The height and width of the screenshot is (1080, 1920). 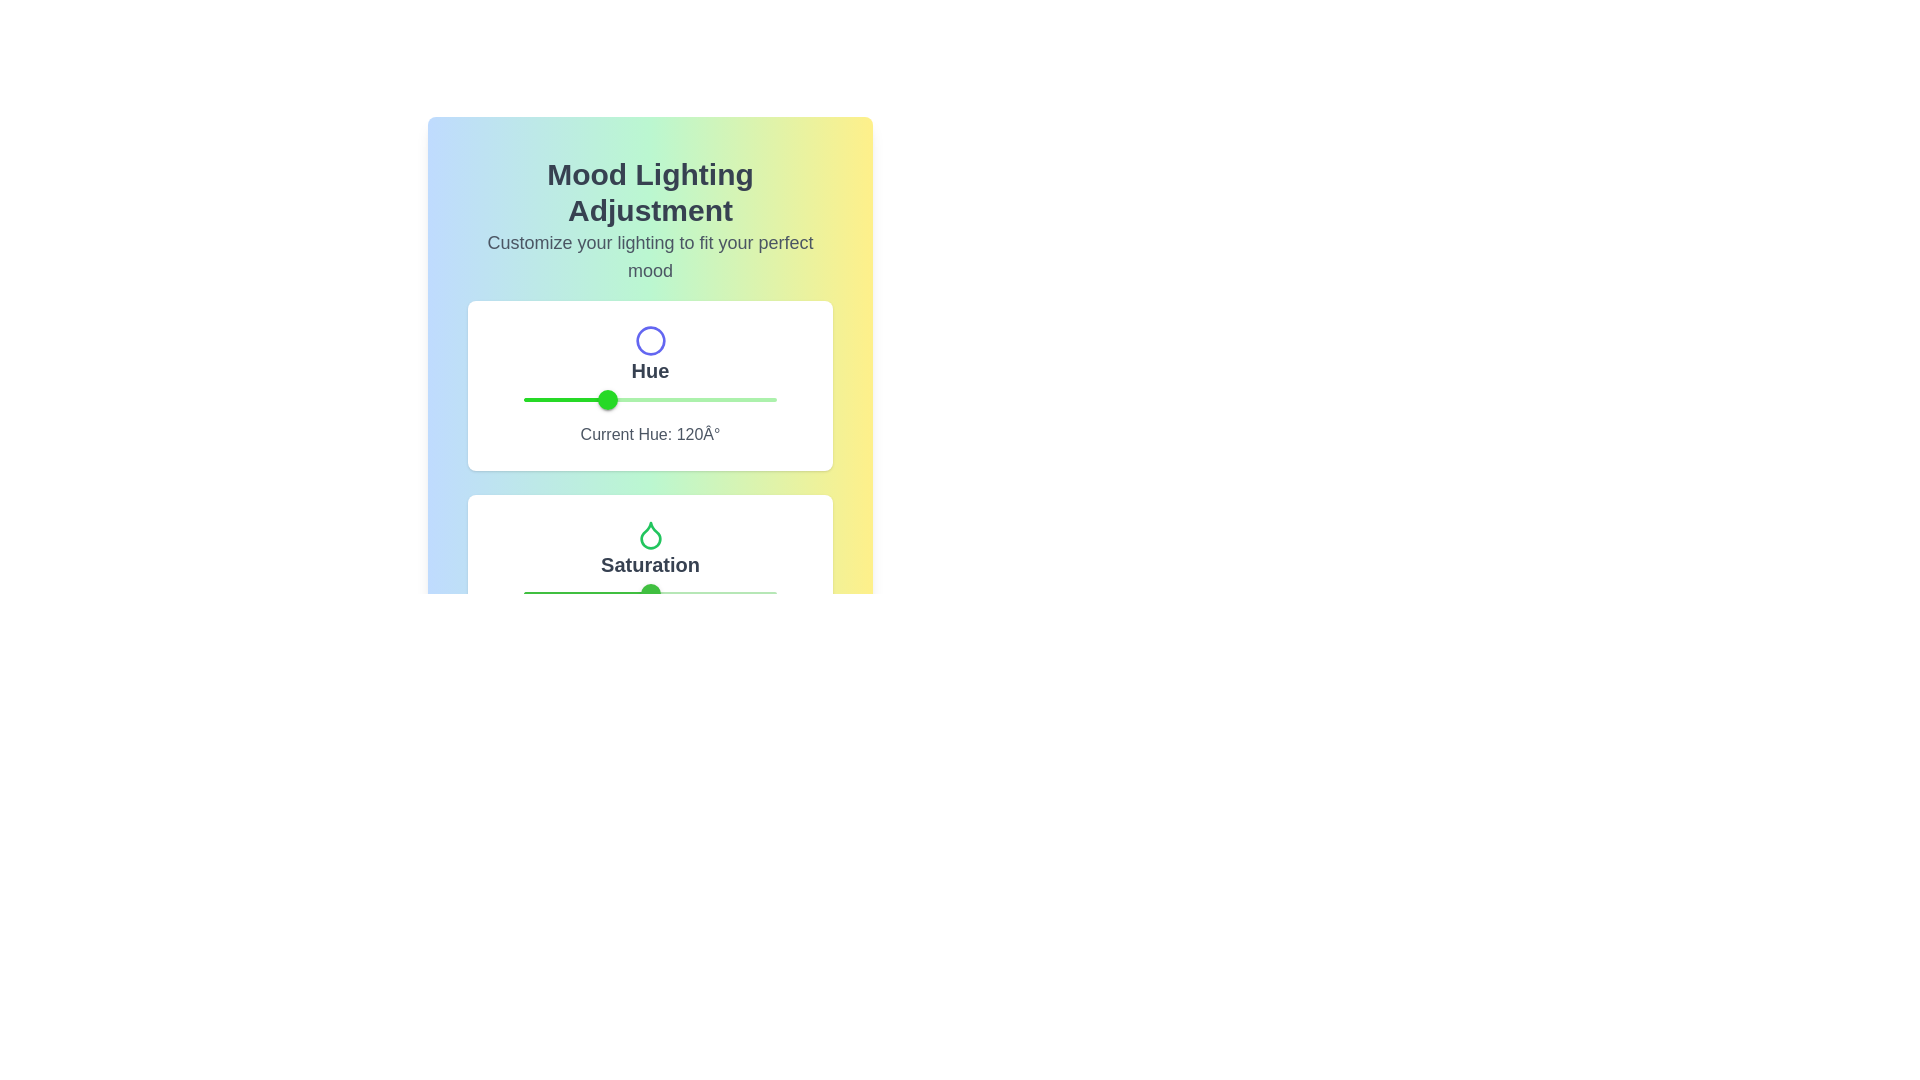 I want to click on the saturation, so click(x=556, y=593).